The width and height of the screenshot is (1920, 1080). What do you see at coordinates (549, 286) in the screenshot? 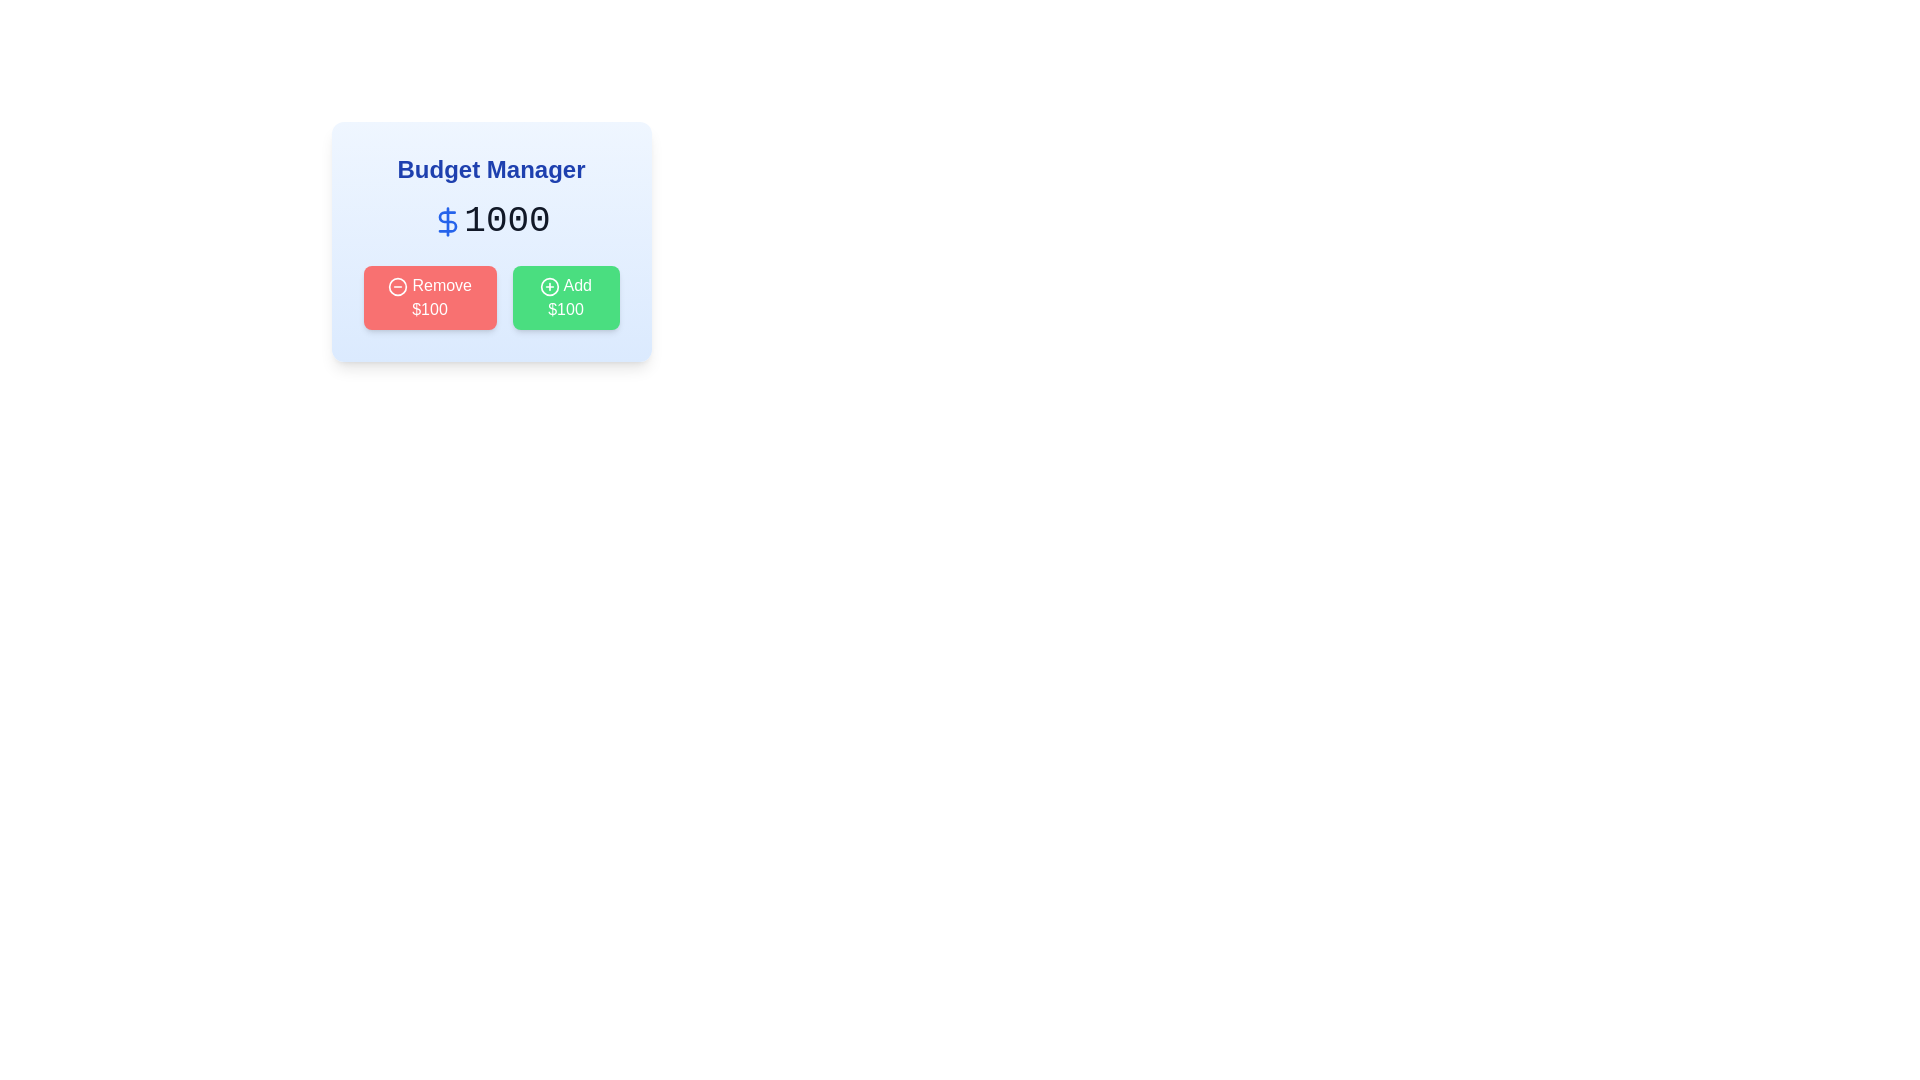
I see `the circular SVG graphical shape that complements the 'Add $100' button, which is centrally located within the icon of this button` at bounding box center [549, 286].